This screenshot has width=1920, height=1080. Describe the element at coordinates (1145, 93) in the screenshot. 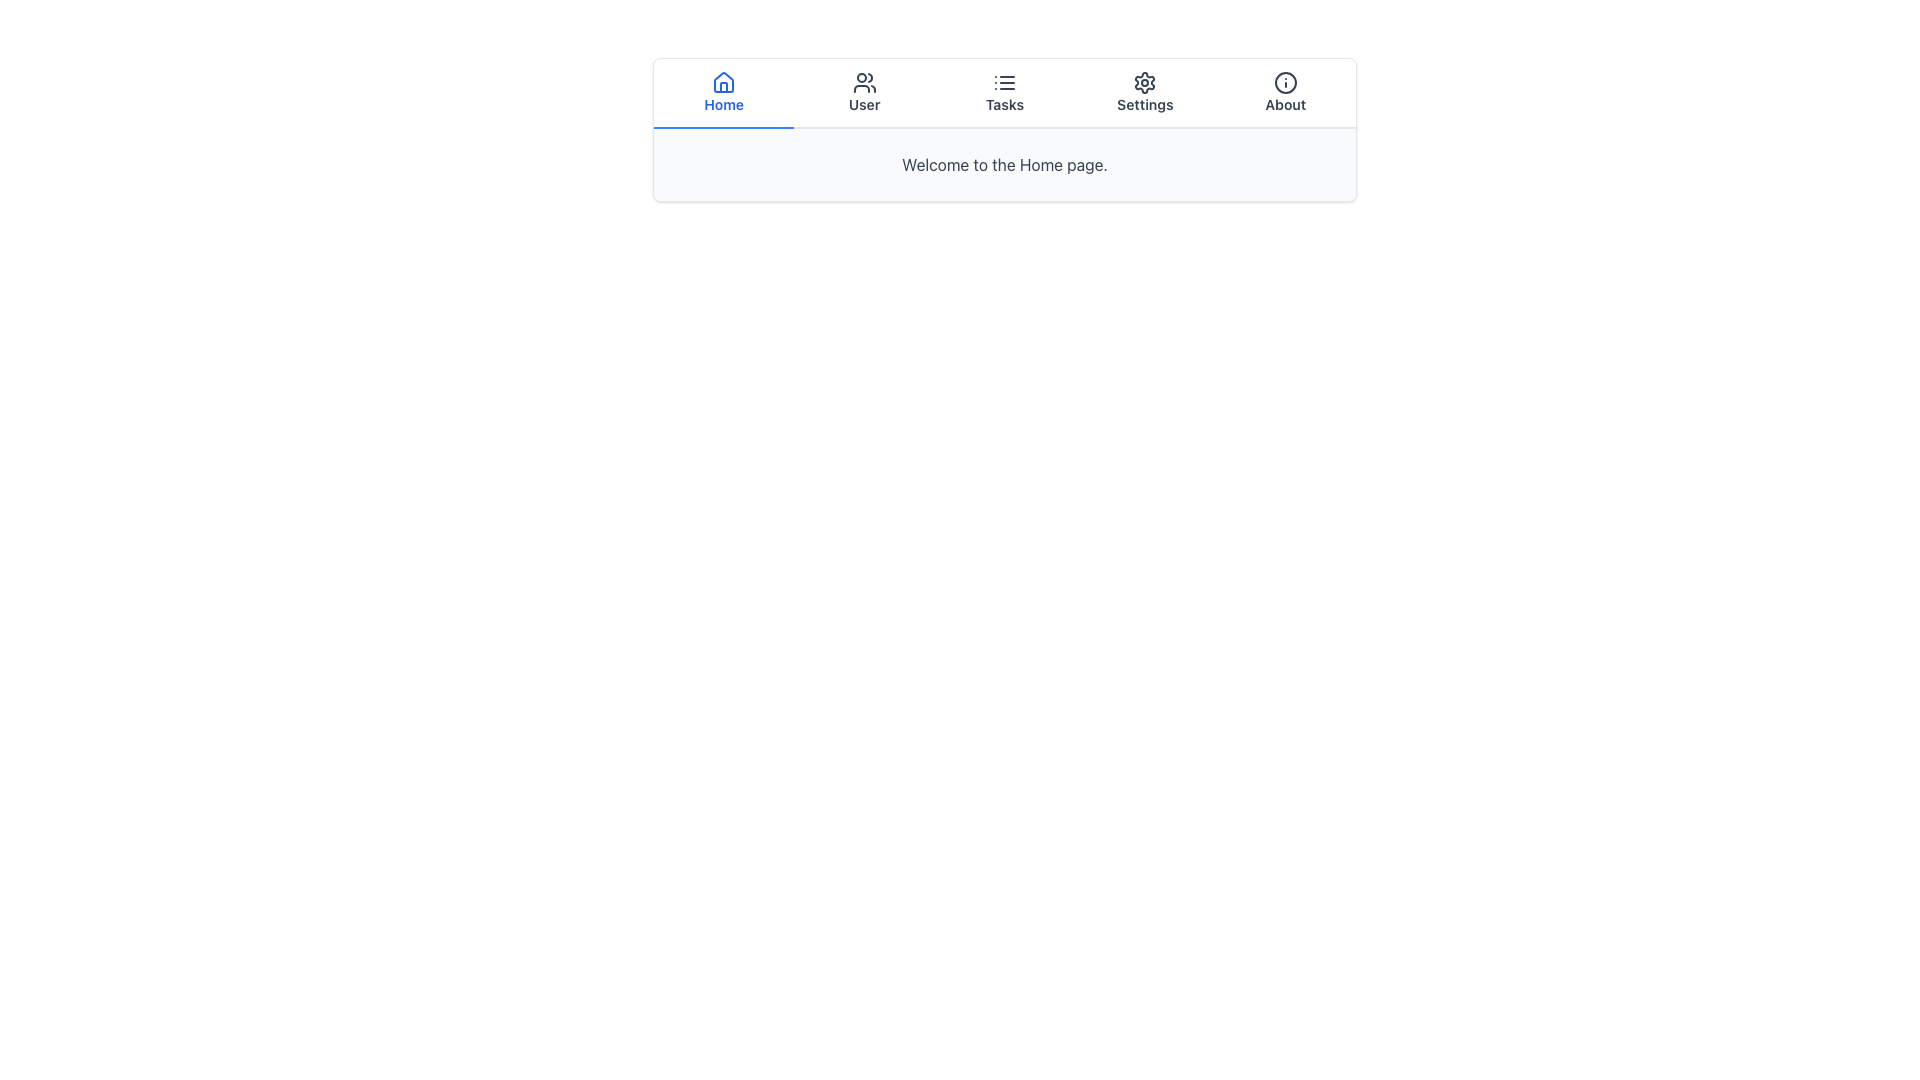

I see `the 'Settings' navigation tab, which is the fourth item in the horizontal menu bar located near the top of the interface` at that location.